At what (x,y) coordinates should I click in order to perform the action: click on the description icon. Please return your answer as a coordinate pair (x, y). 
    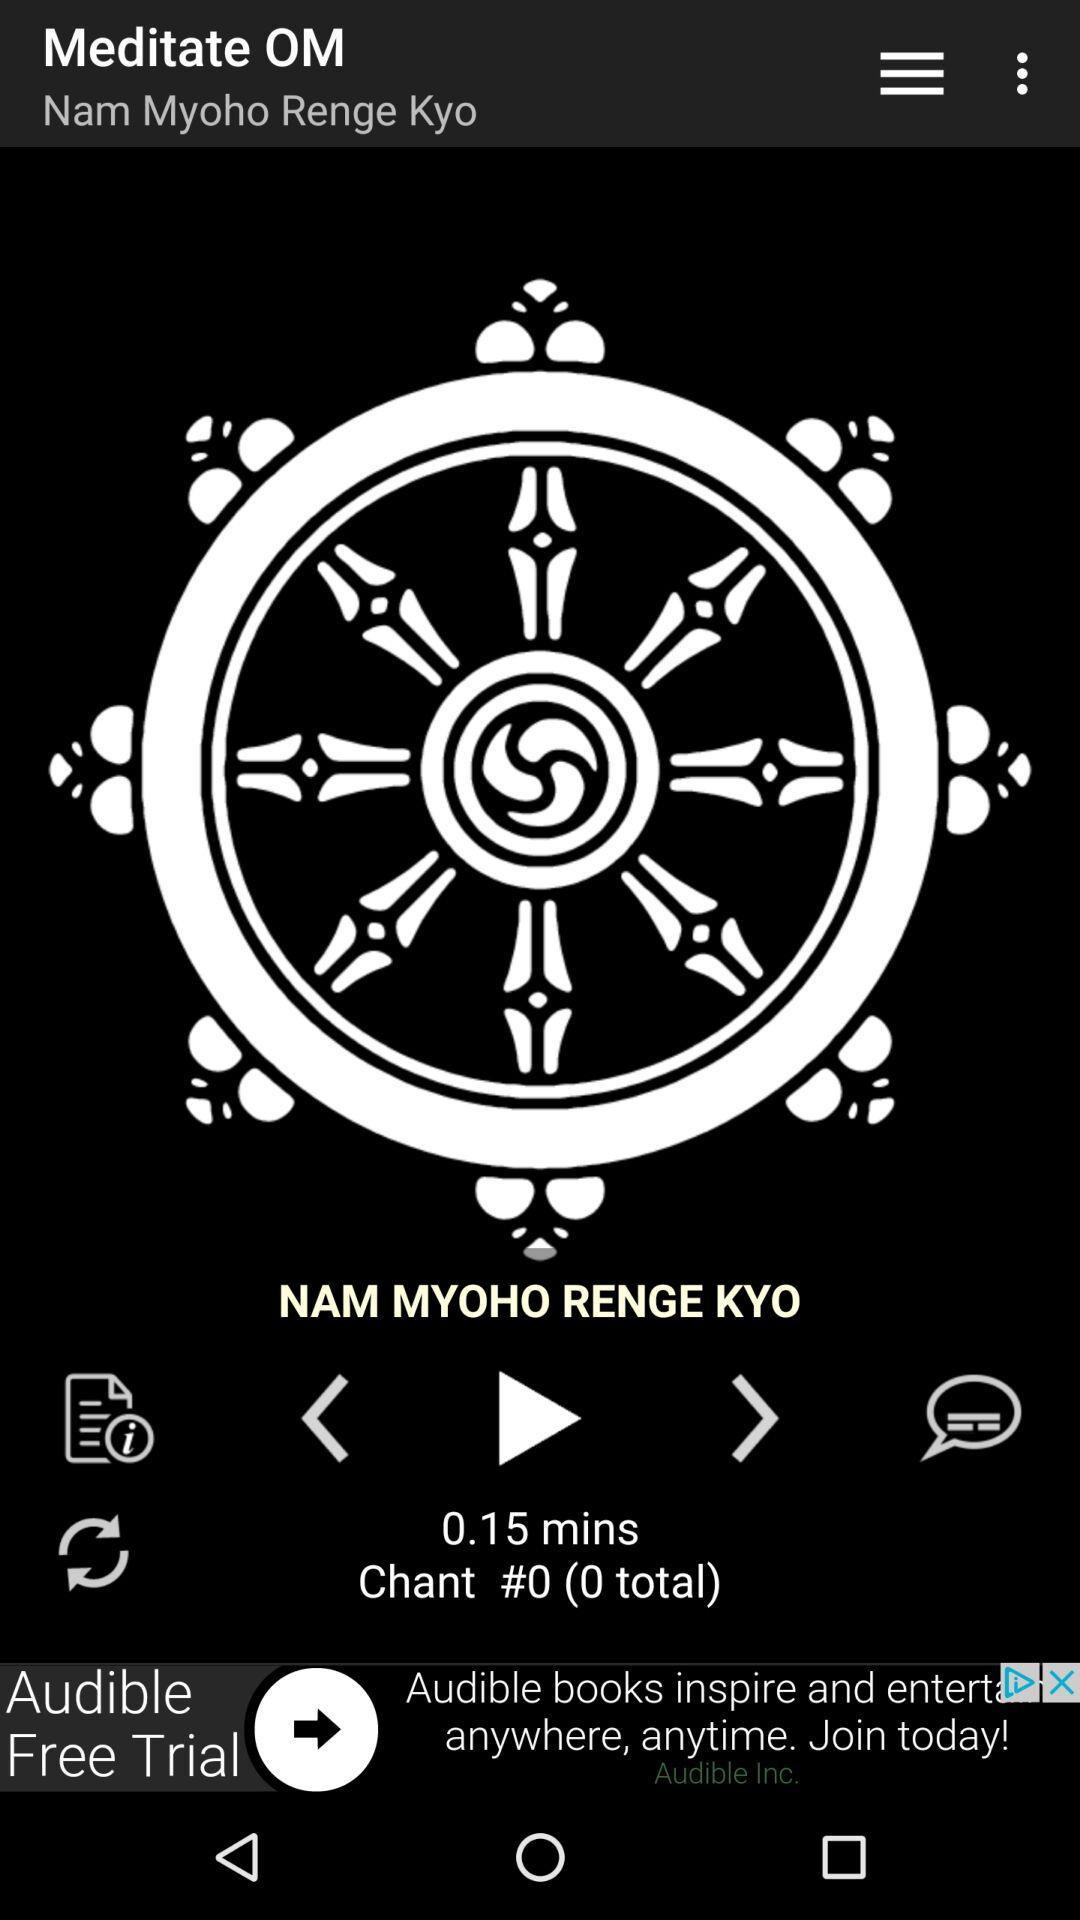
    Looking at the image, I should click on (109, 1417).